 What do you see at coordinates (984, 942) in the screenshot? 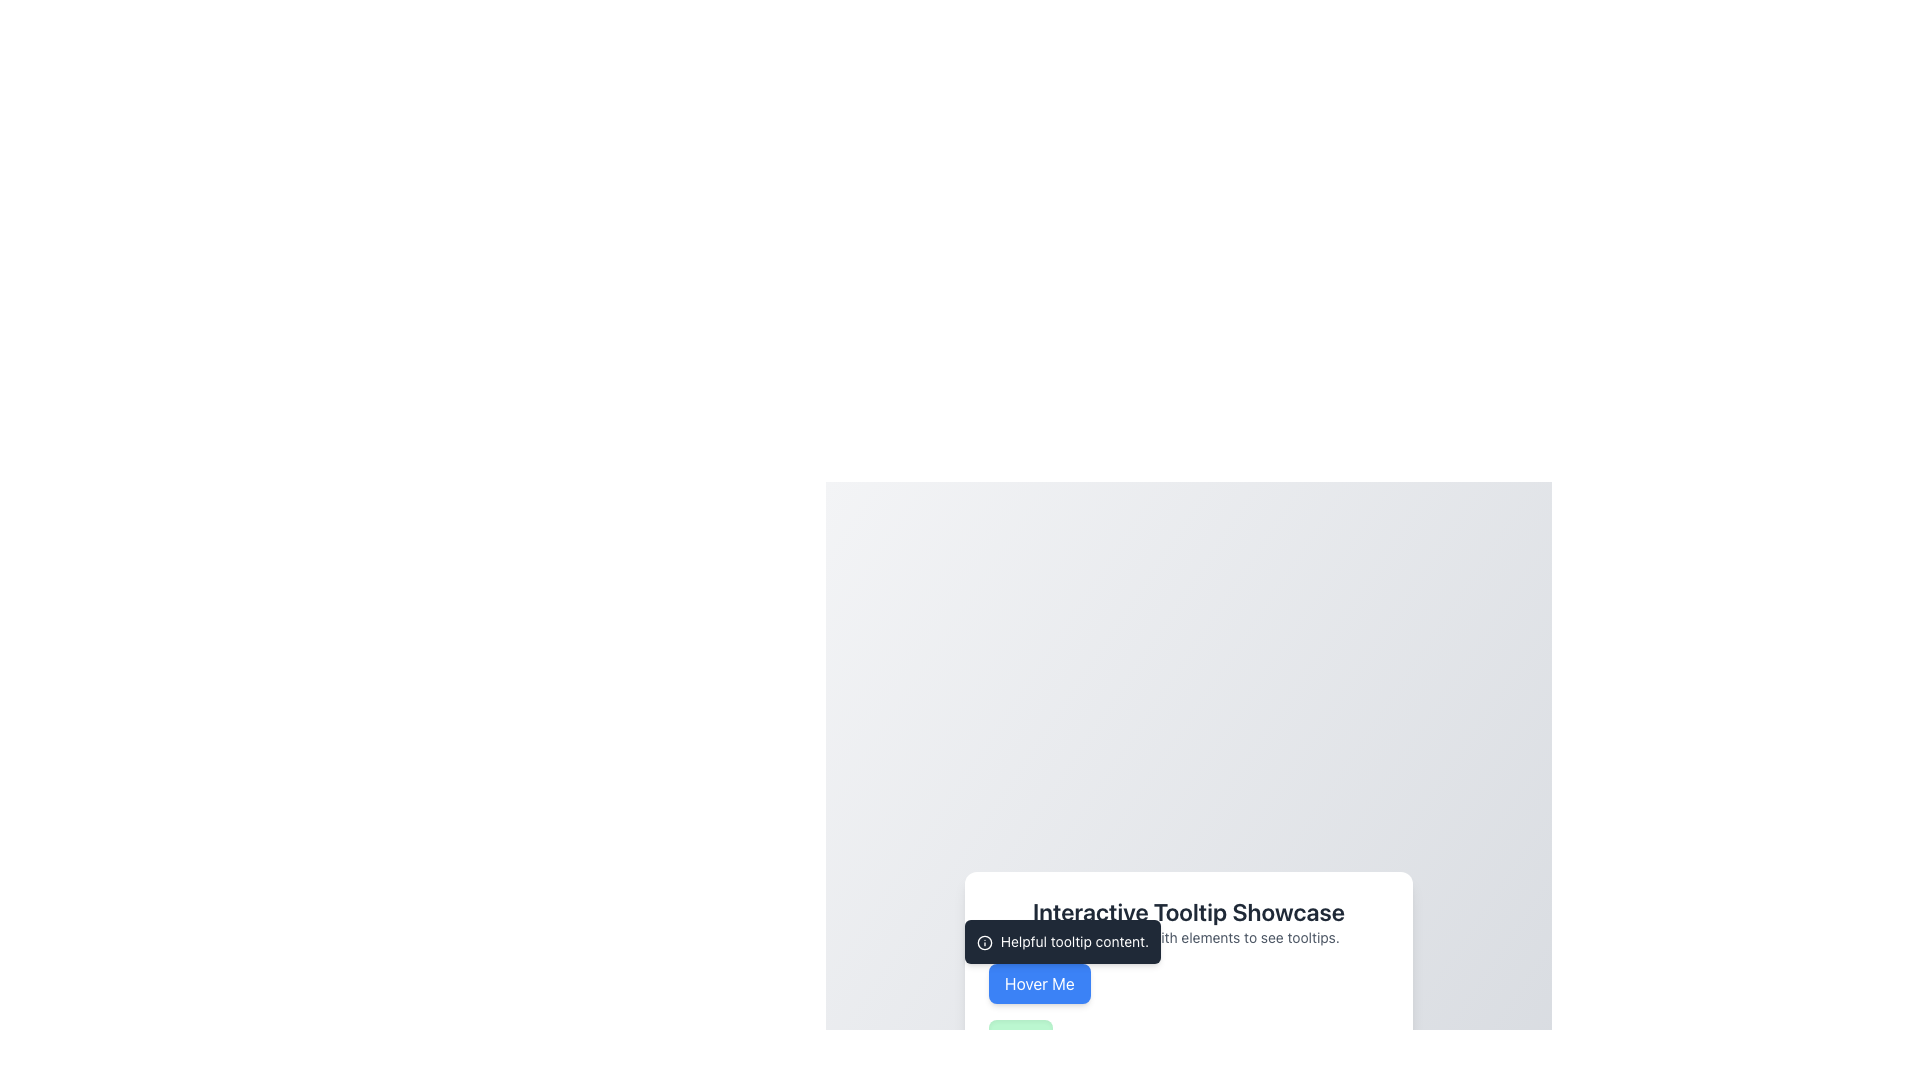
I see `the circular SVG element that is part of the information icon in the tooltip containing 'Helpful tooltip content.'` at bounding box center [984, 942].